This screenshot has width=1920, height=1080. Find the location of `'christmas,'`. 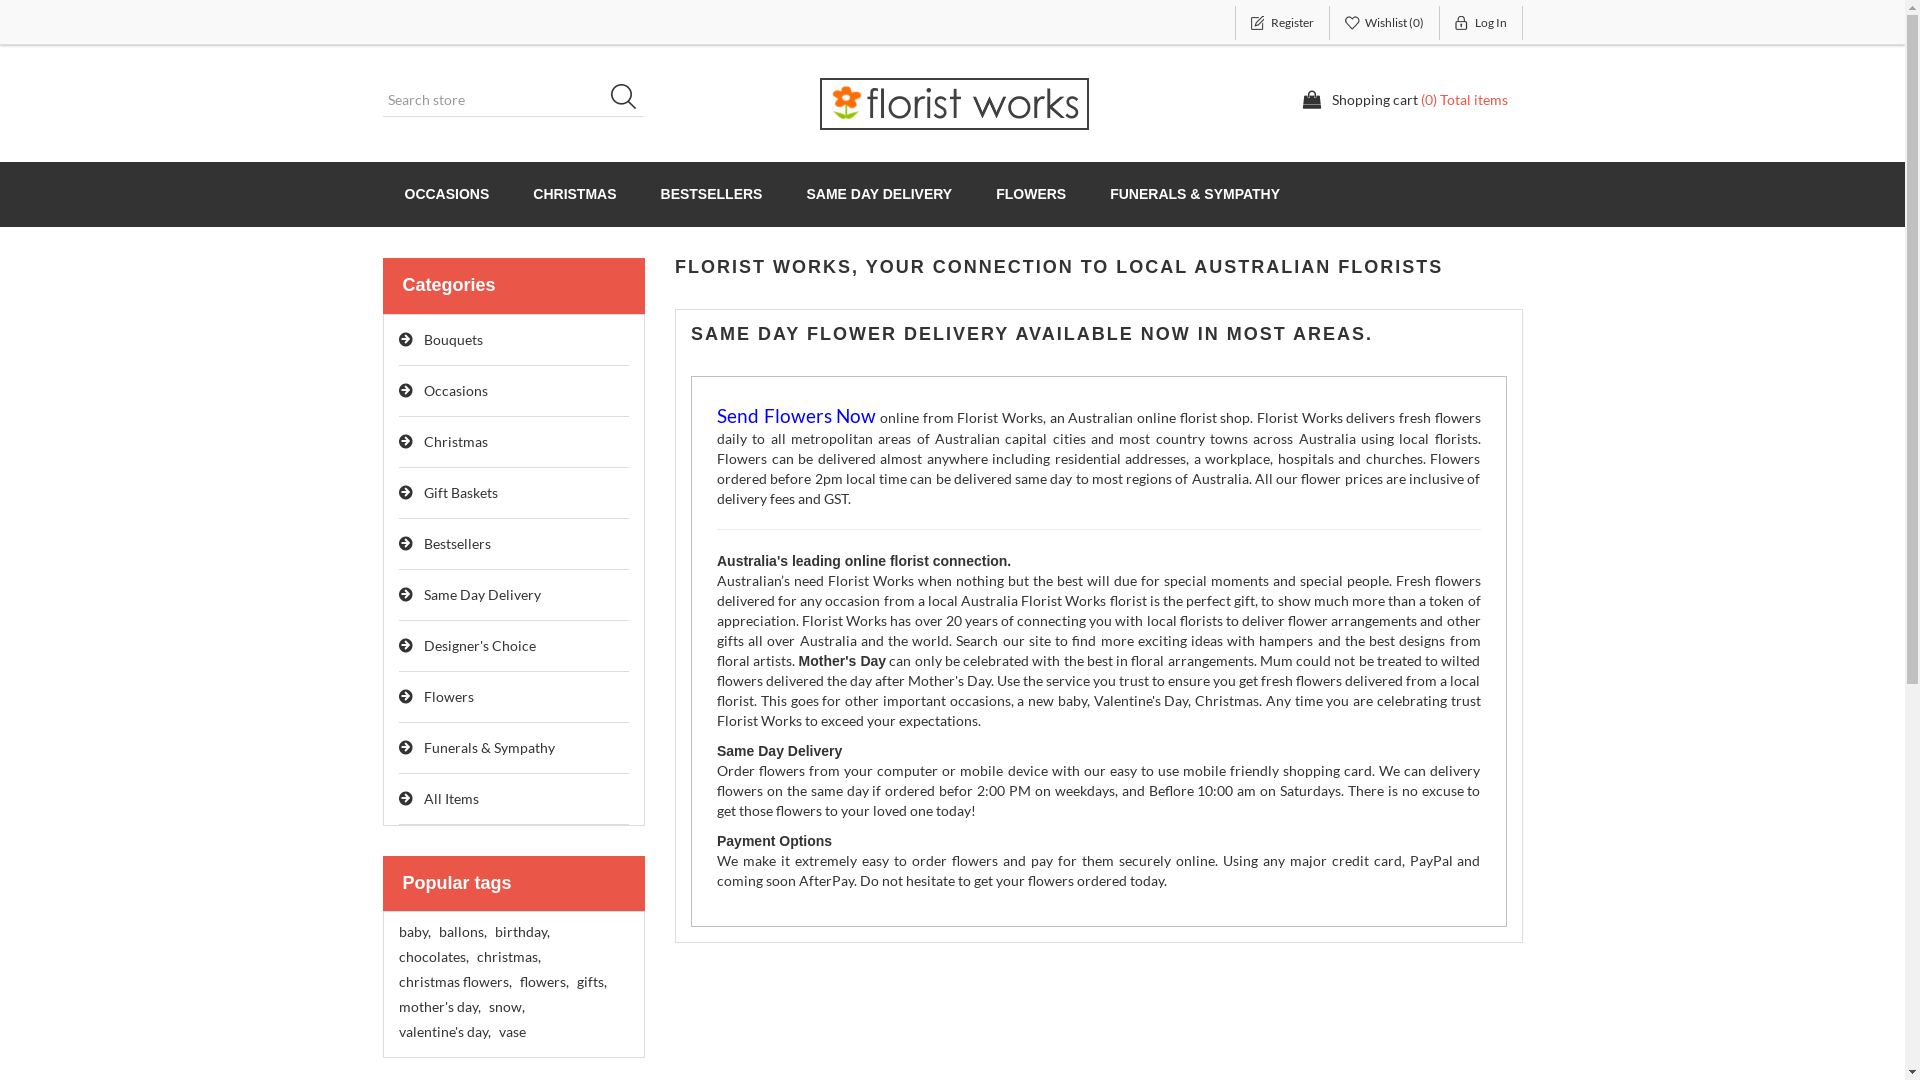

'christmas,' is located at coordinates (508, 955).